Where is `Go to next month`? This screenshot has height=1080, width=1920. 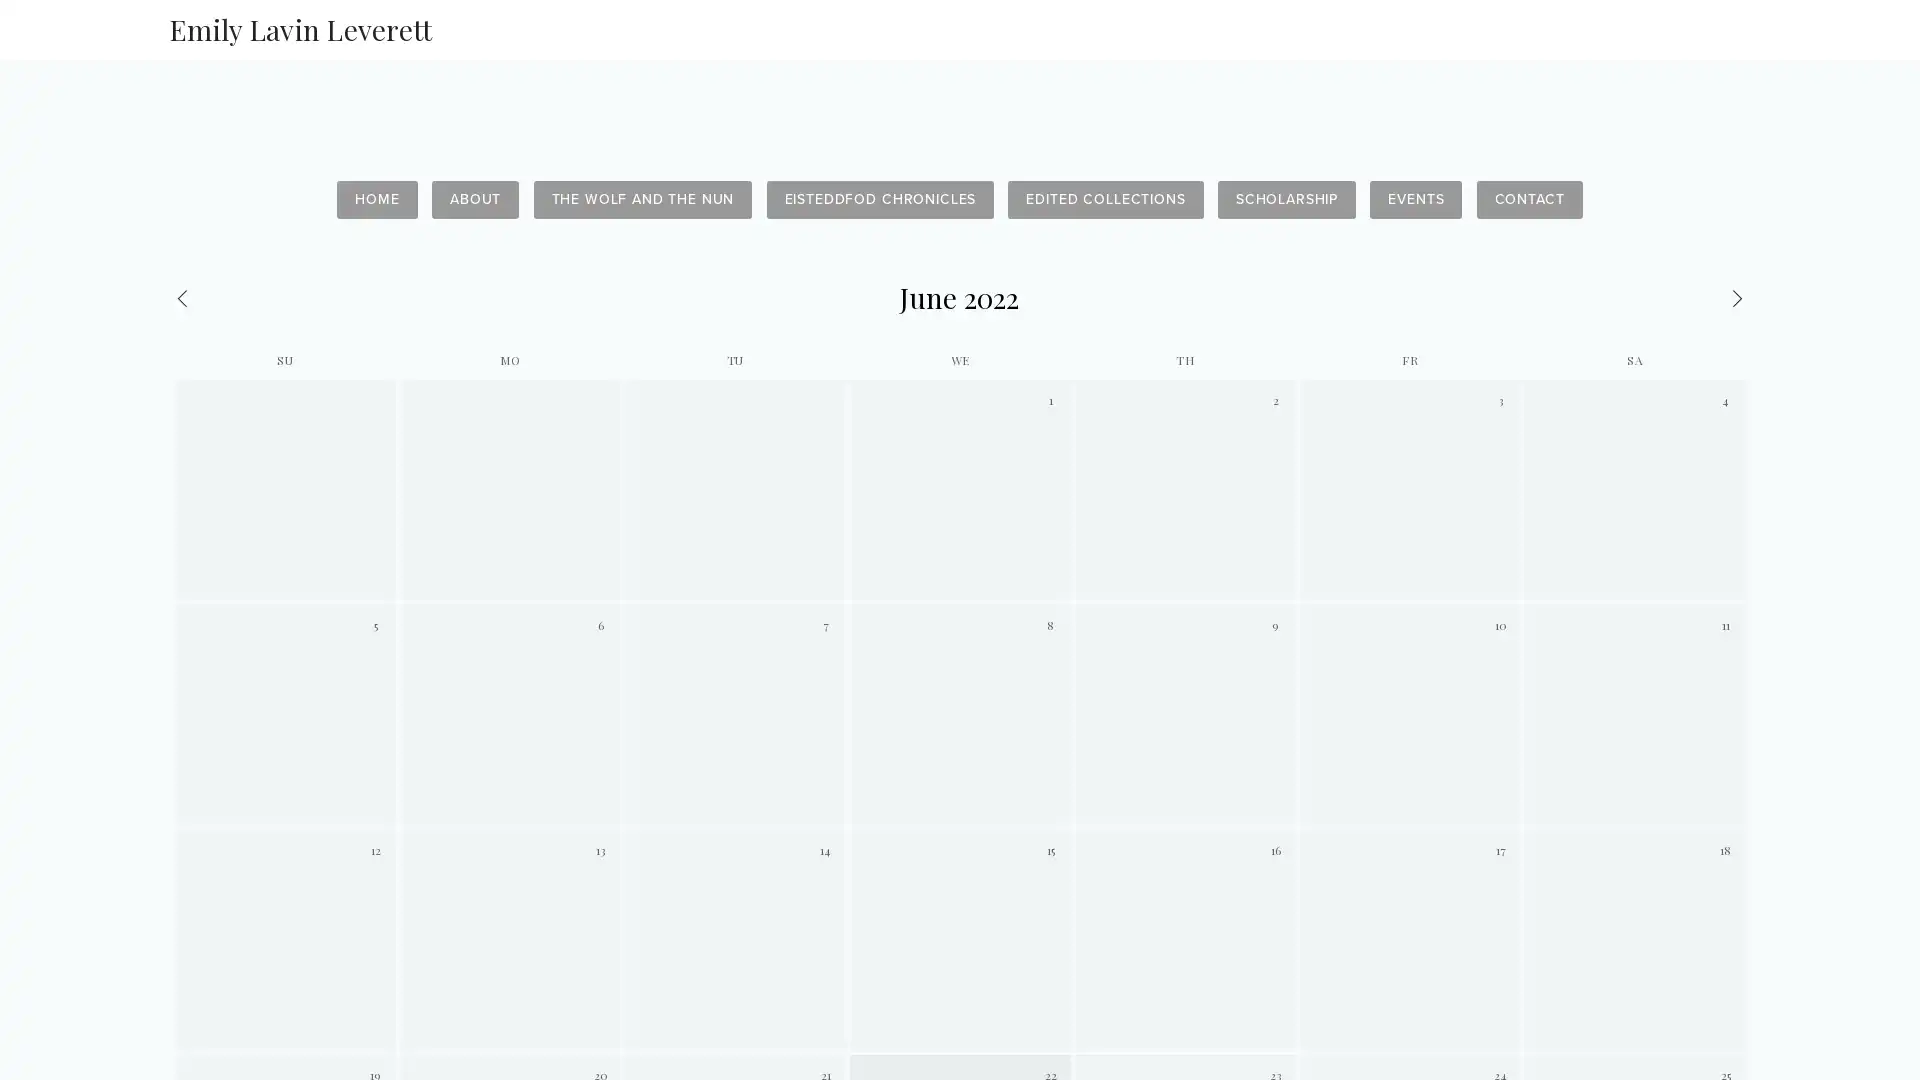
Go to next month is located at coordinates (1638, 297).